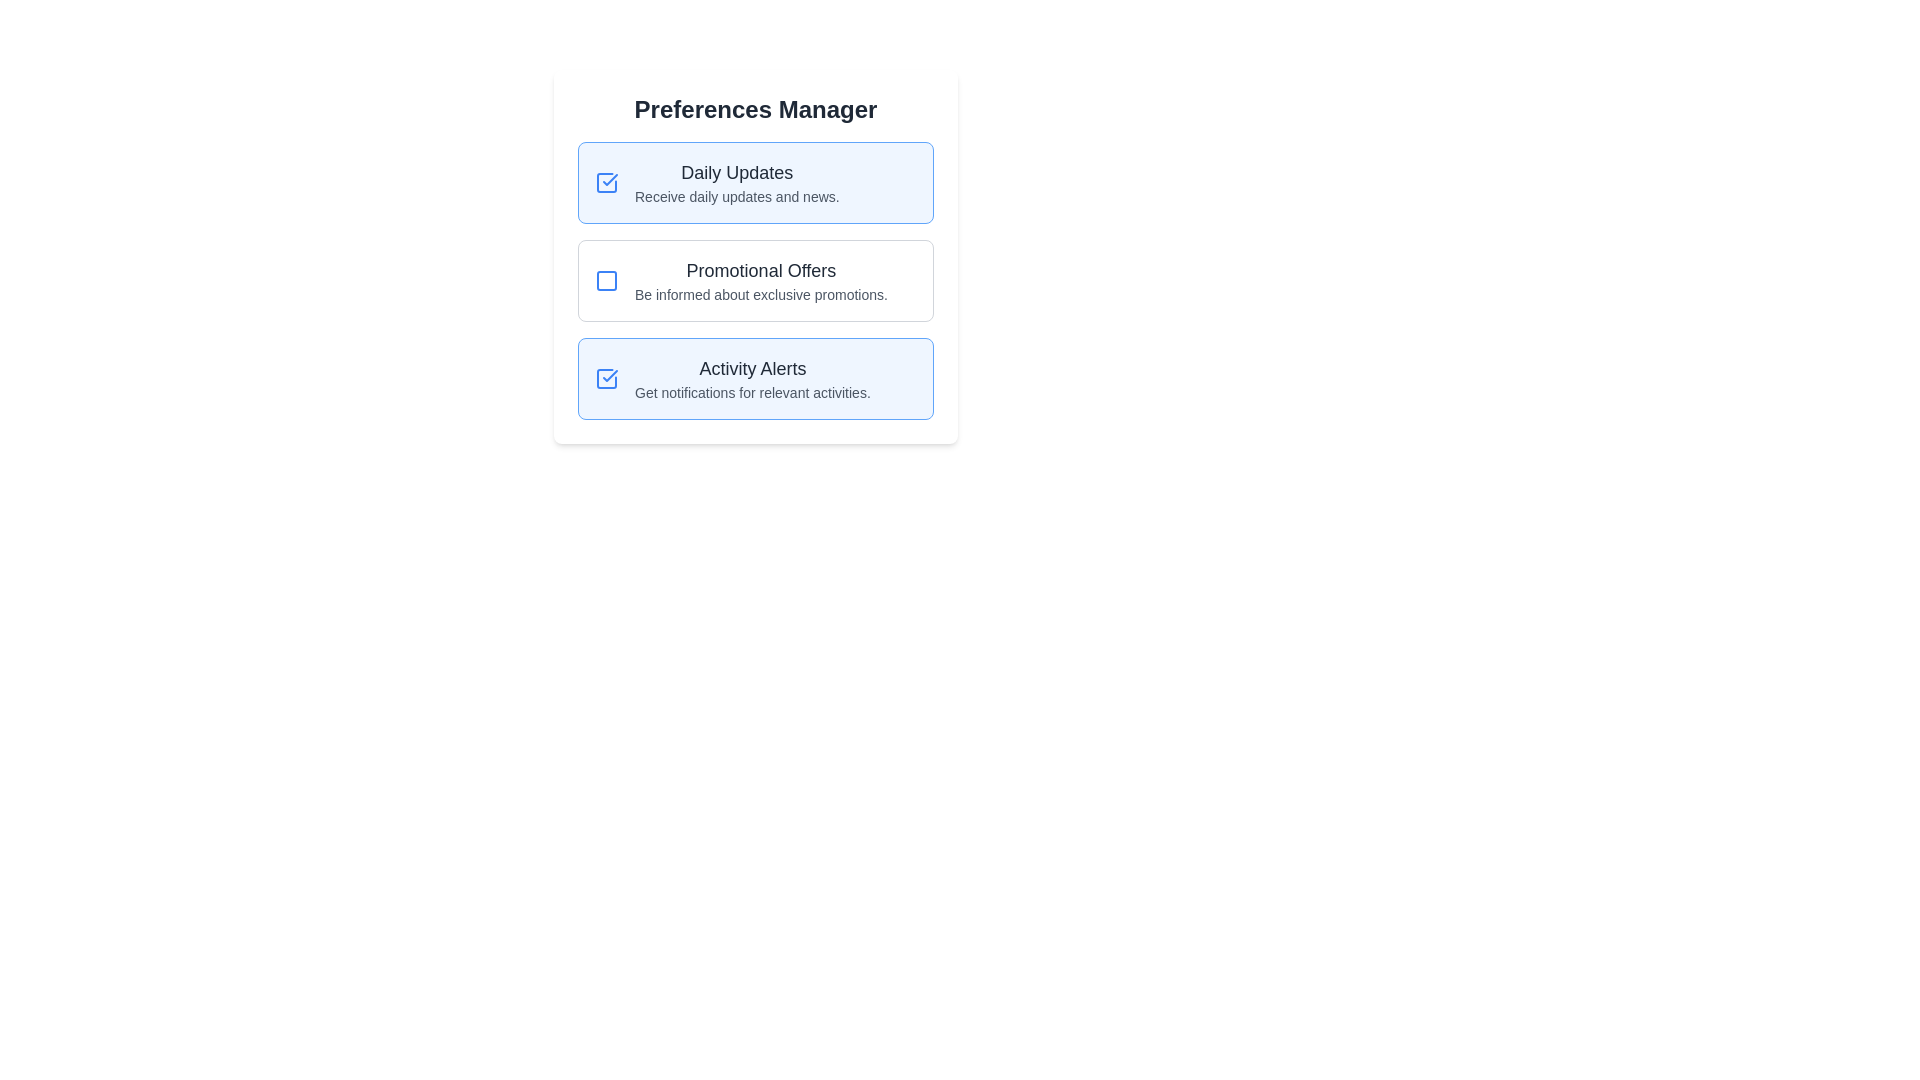 The image size is (1920, 1080). I want to click on information displayed in the text label with a title and description located in the lower section of the 'Preferences Manager' list, specifically the third item after 'Daily Updates' and 'Promotional Offers', so click(751, 378).